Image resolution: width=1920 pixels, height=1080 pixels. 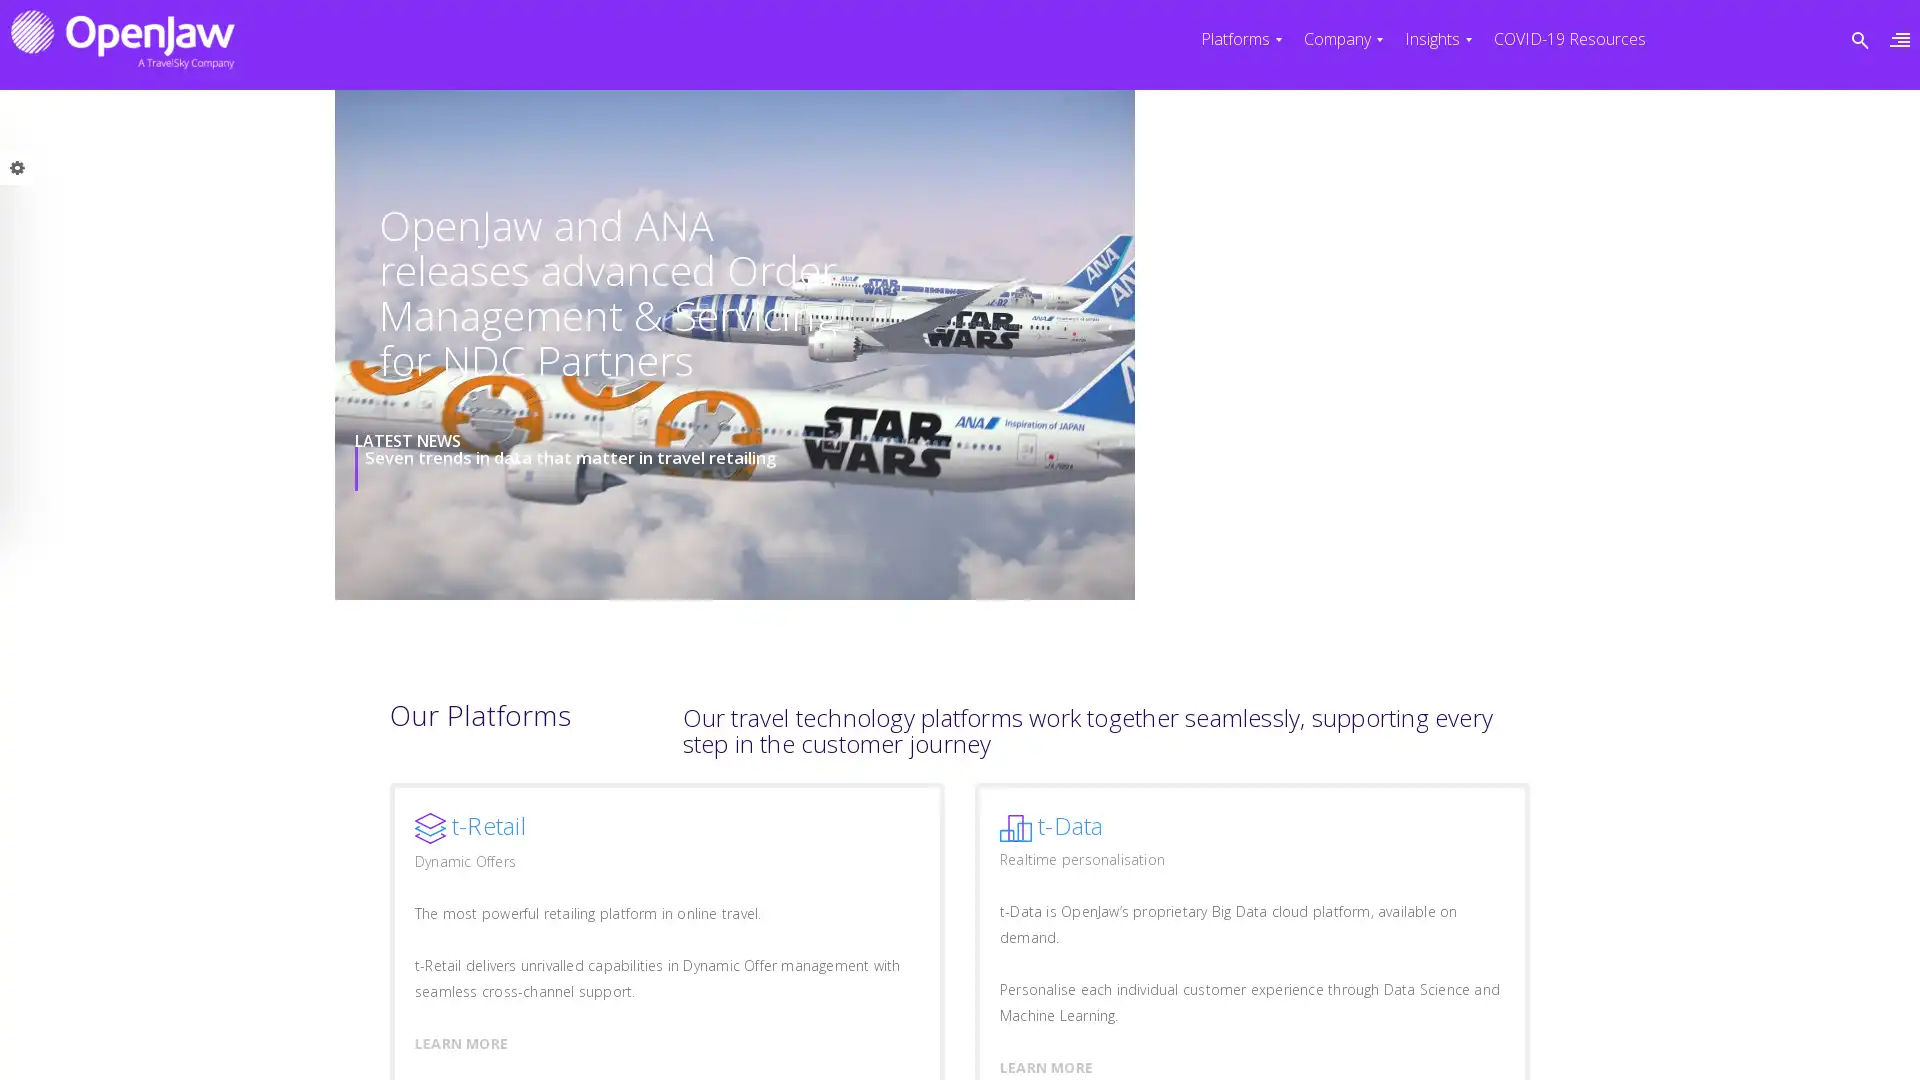 I want to click on Reject, so click(x=1249, y=1040).